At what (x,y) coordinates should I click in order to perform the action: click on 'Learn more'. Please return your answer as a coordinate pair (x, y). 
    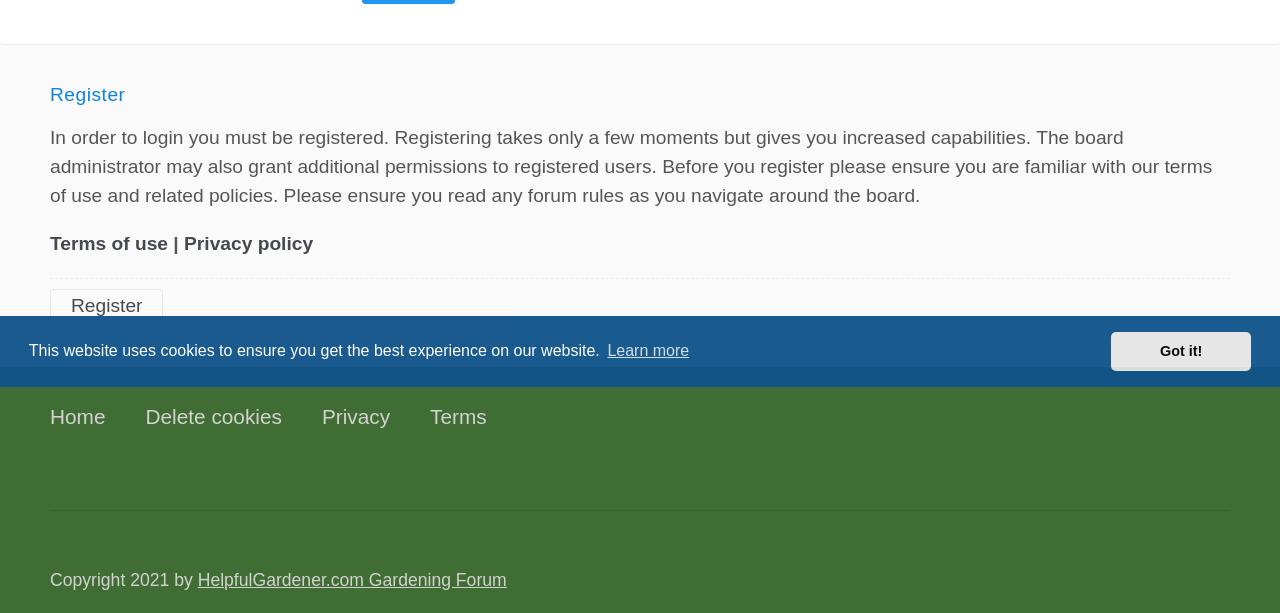
    Looking at the image, I should click on (648, 349).